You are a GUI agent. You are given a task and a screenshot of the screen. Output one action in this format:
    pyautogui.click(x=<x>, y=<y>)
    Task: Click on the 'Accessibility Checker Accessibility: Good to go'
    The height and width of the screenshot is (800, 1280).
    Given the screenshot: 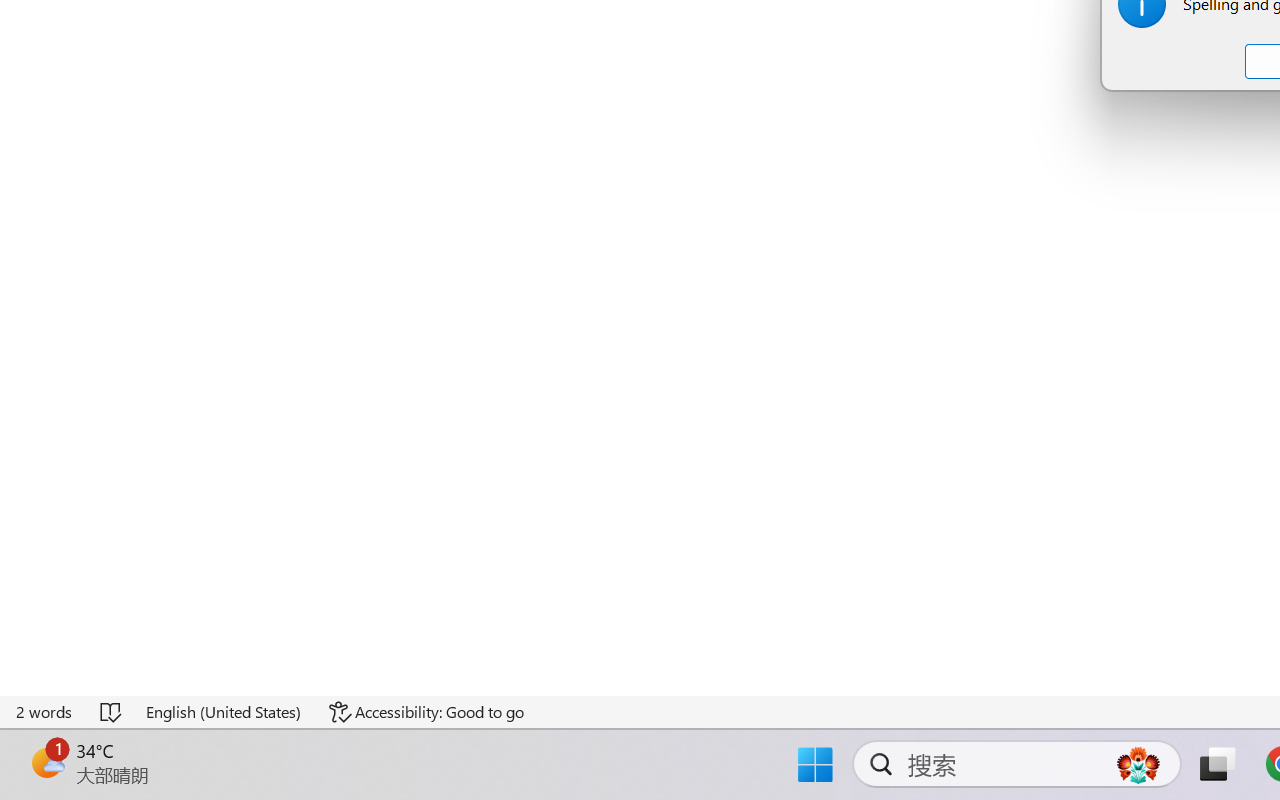 What is the action you would take?
    pyautogui.click(x=425, y=711)
    